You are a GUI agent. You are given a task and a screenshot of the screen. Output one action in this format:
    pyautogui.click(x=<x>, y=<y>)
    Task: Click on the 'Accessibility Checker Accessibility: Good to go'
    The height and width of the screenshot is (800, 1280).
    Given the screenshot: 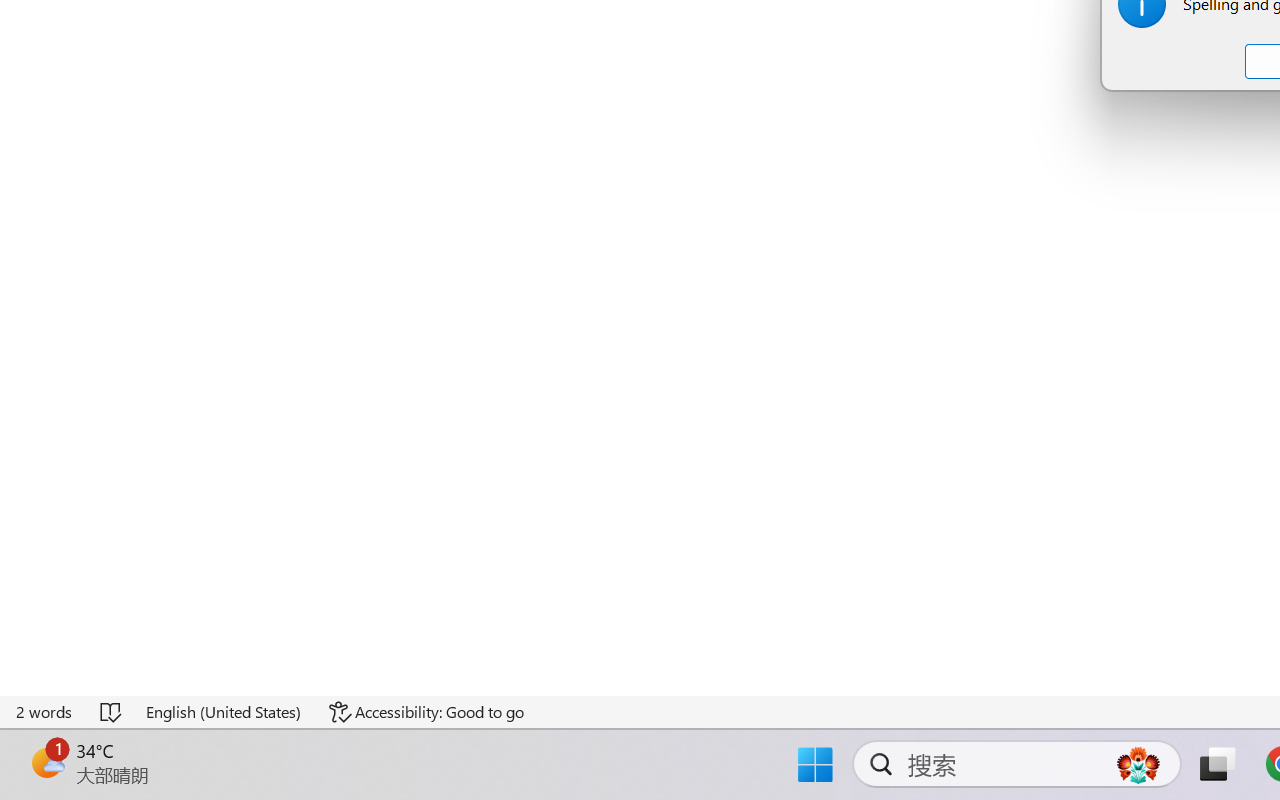 What is the action you would take?
    pyautogui.click(x=425, y=711)
    